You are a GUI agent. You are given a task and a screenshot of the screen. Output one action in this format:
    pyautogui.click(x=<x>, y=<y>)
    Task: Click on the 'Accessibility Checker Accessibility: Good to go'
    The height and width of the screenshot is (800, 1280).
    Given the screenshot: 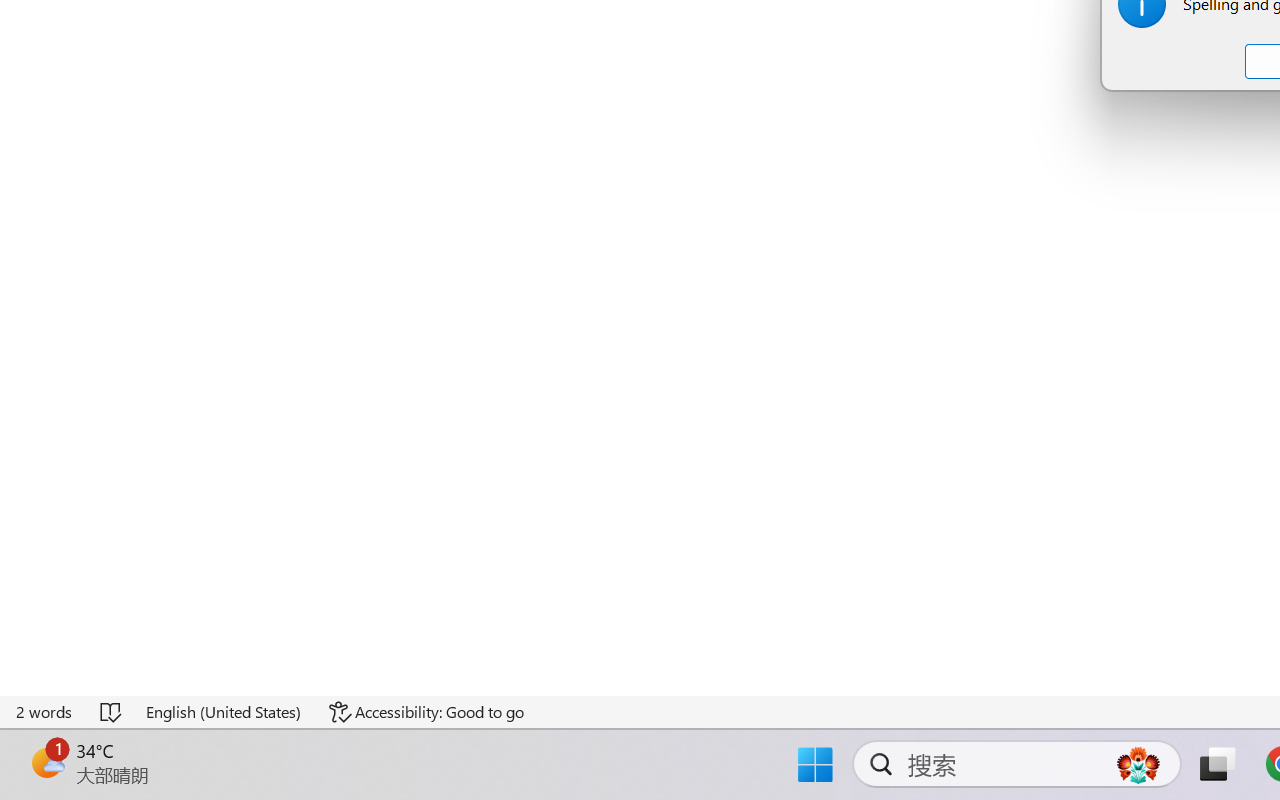 What is the action you would take?
    pyautogui.click(x=425, y=711)
    